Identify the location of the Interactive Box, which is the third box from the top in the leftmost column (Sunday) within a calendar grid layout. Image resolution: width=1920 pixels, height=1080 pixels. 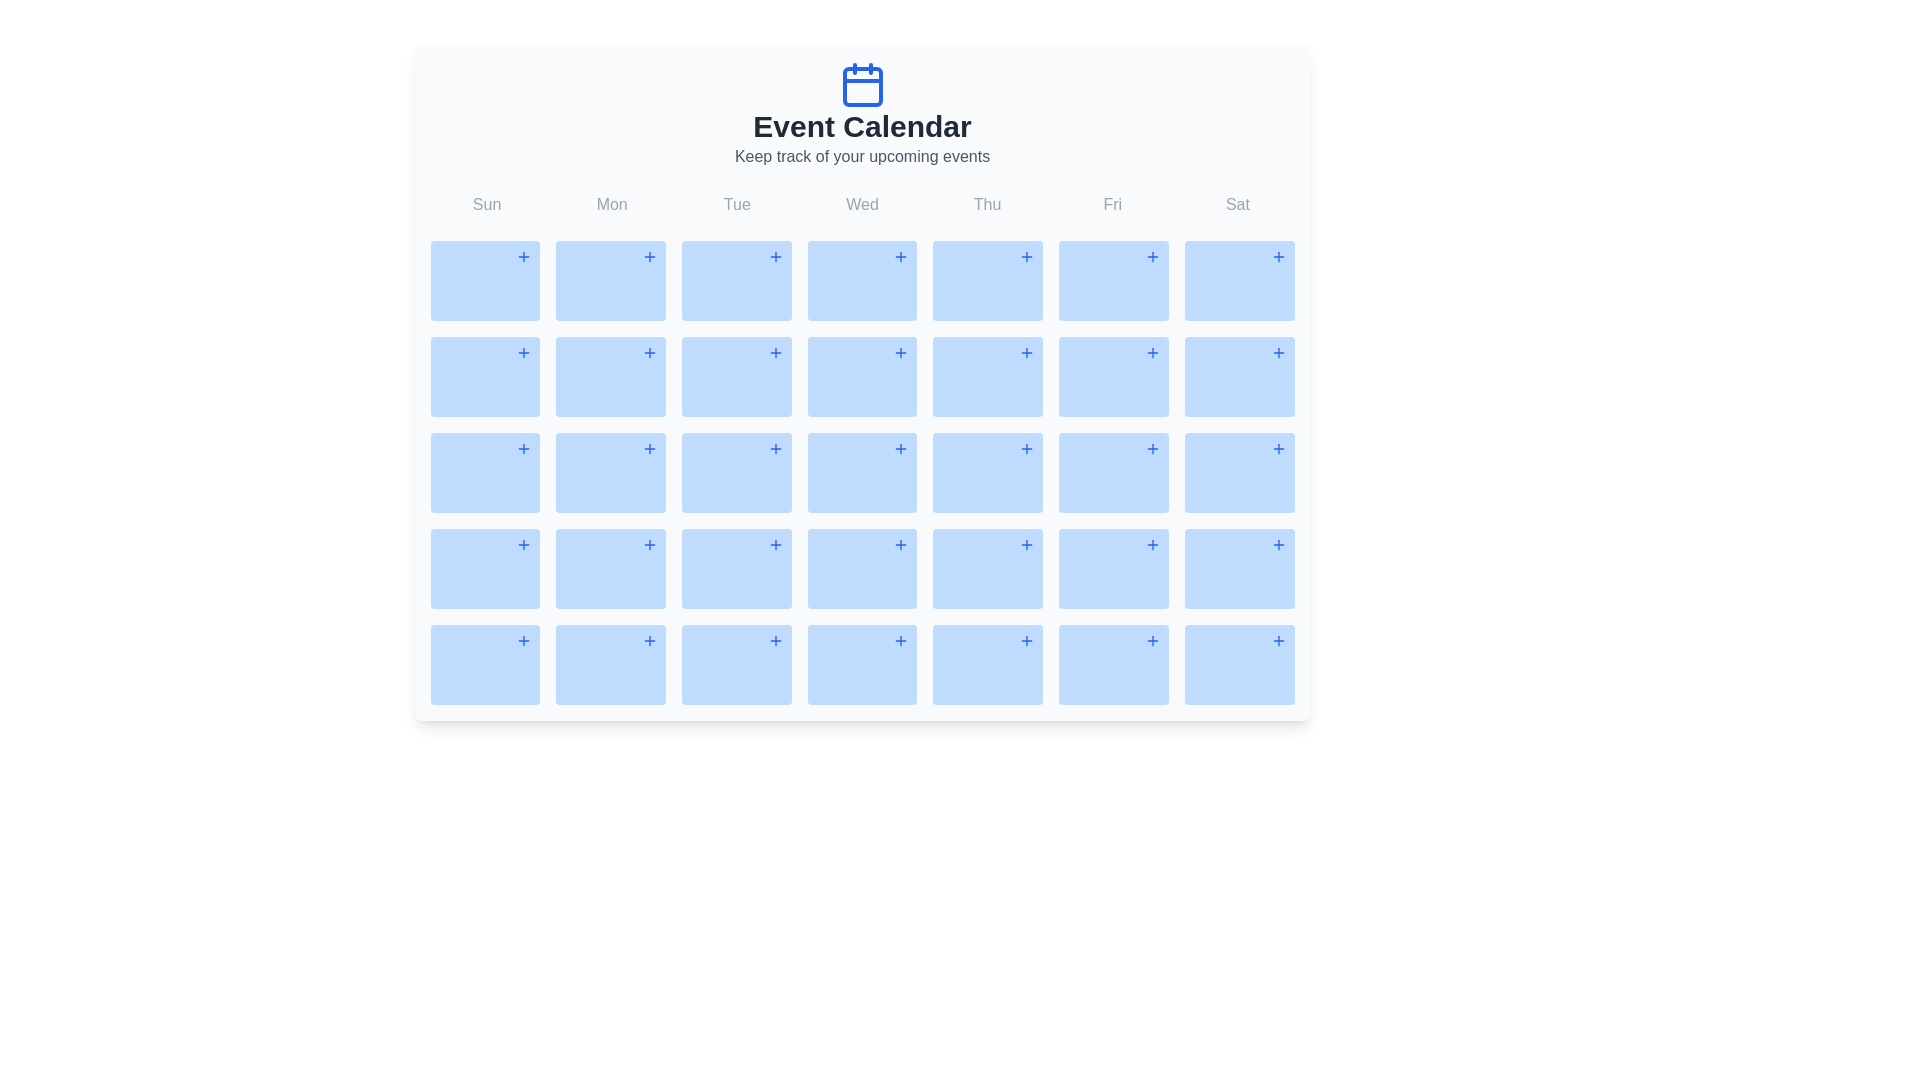
(485, 473).